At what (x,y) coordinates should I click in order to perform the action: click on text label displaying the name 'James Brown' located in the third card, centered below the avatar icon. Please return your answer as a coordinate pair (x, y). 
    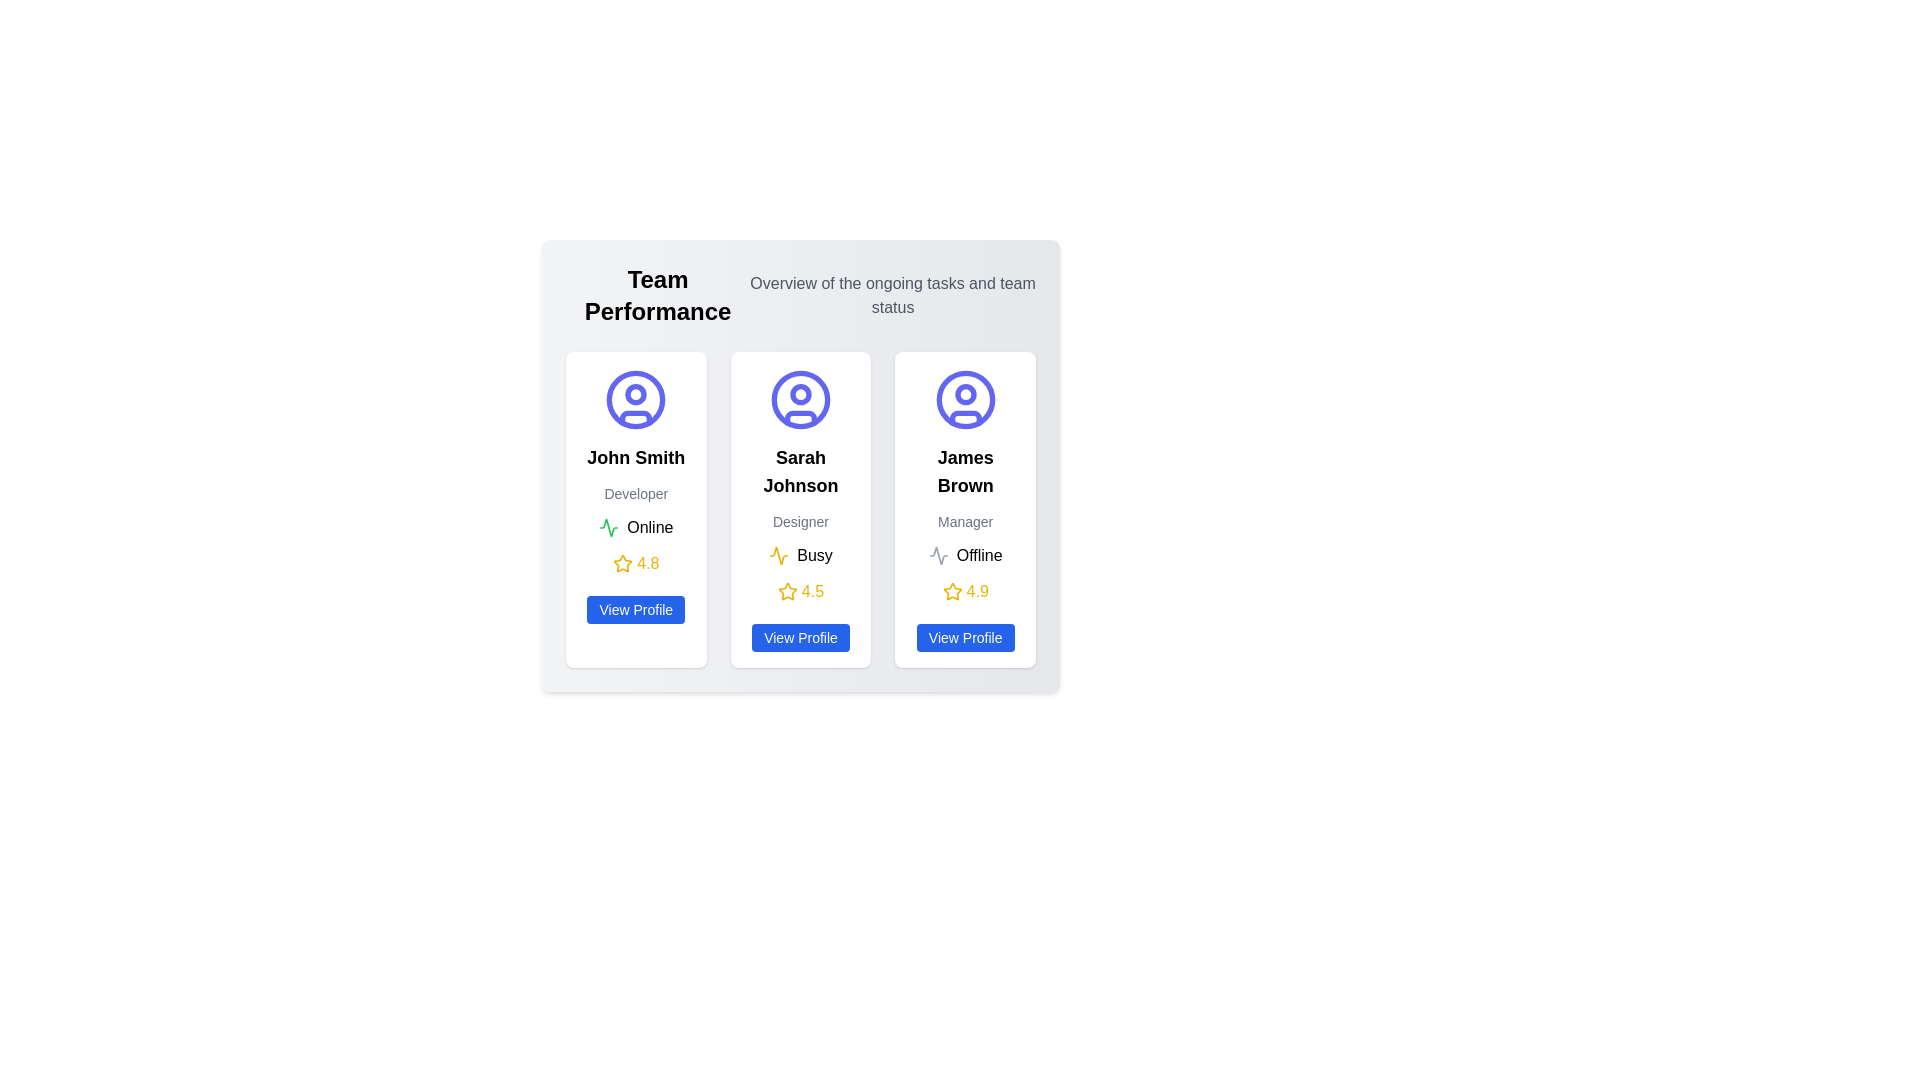
    Looking at the image, I should click on (965, 471).